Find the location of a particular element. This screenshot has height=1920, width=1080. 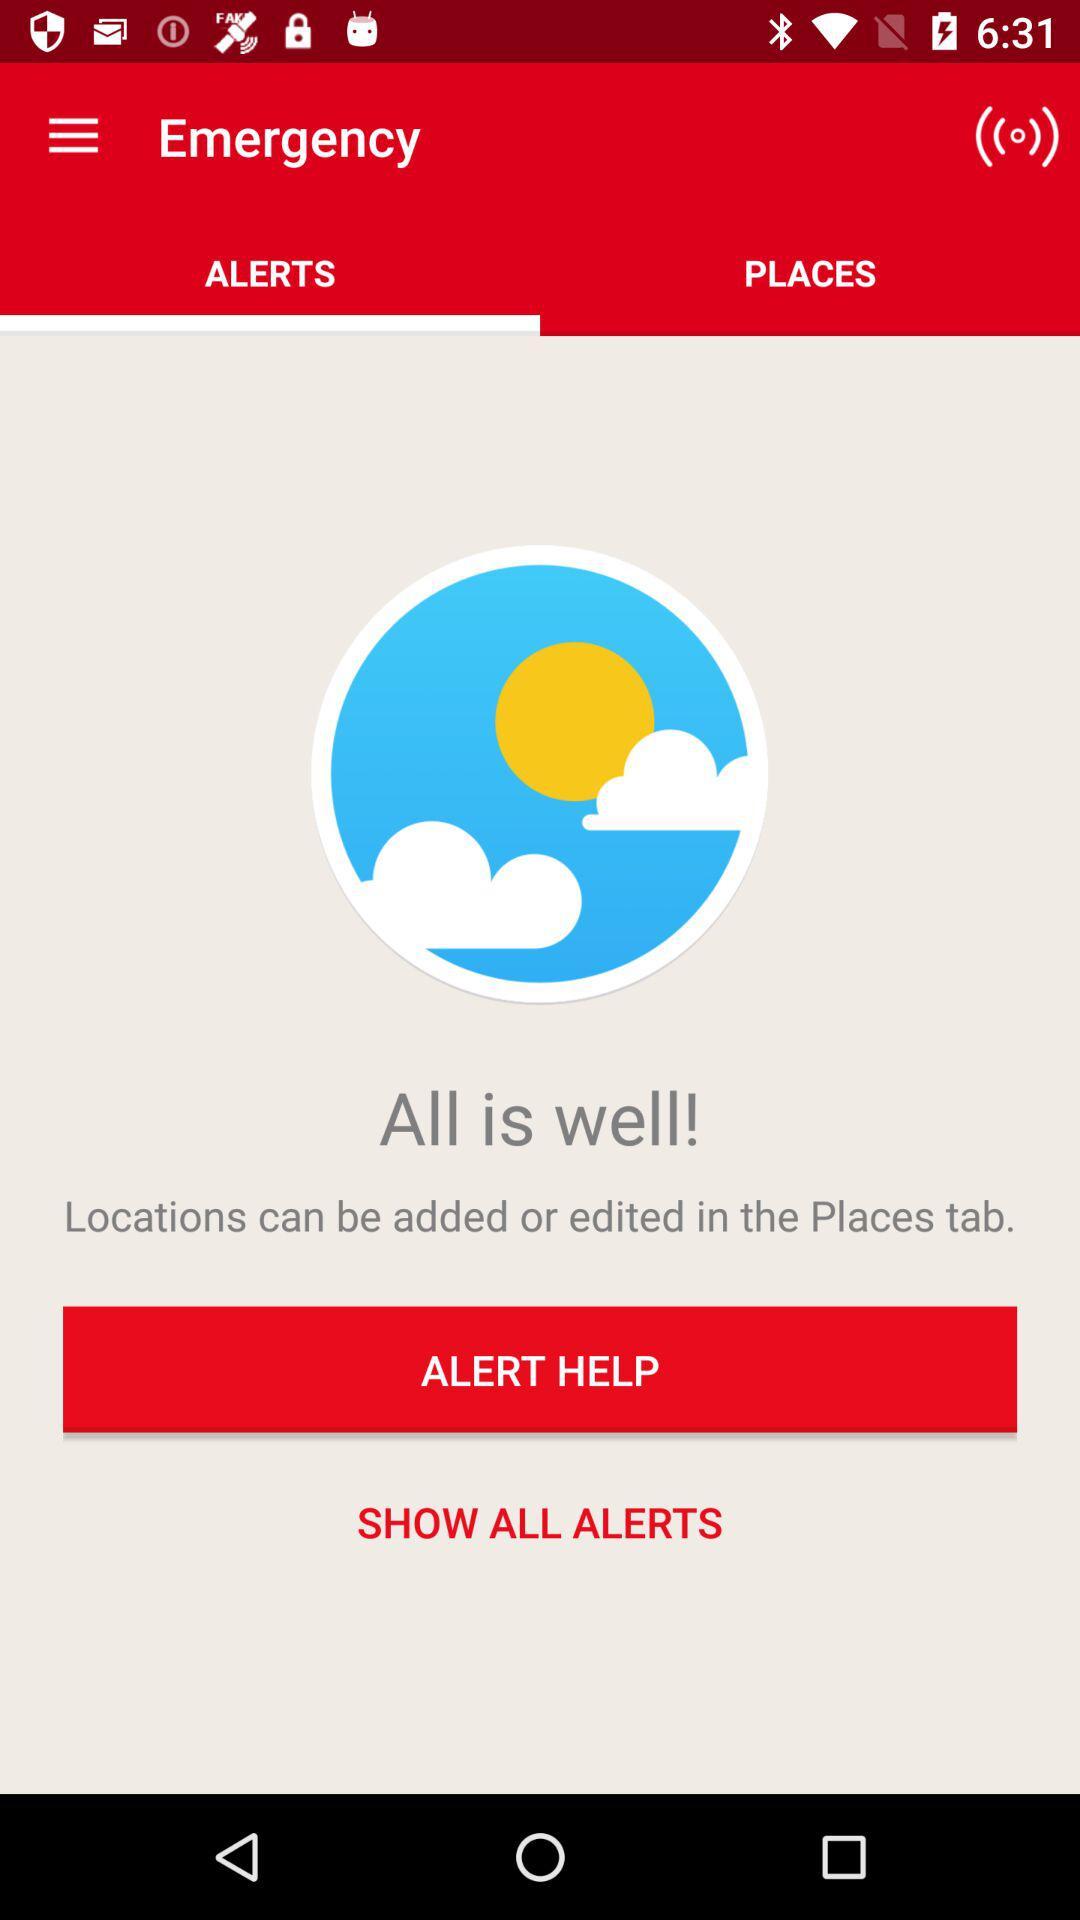

the item below the locations can be item is located at coordinates (540, 1368).